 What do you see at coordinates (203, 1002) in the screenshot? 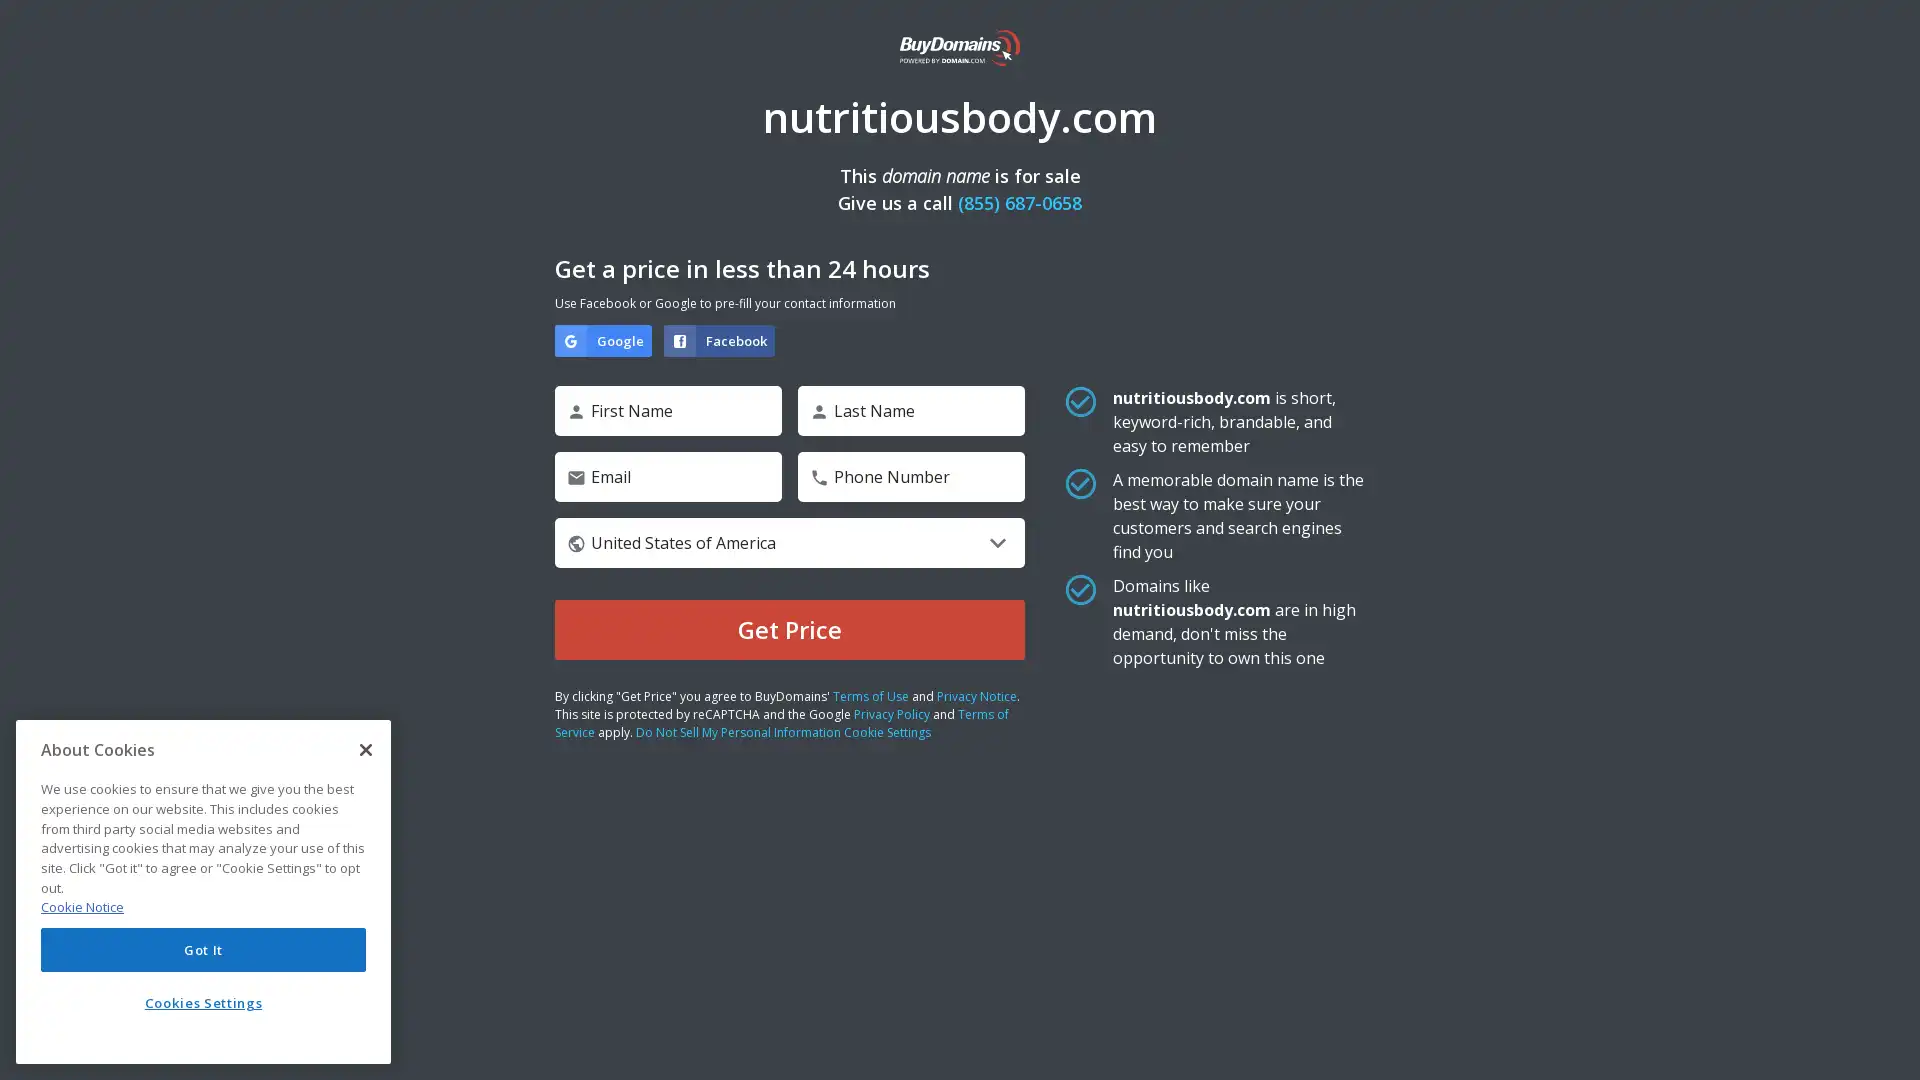
I see `Cookies Settings` at bounding box center [203, 1002].